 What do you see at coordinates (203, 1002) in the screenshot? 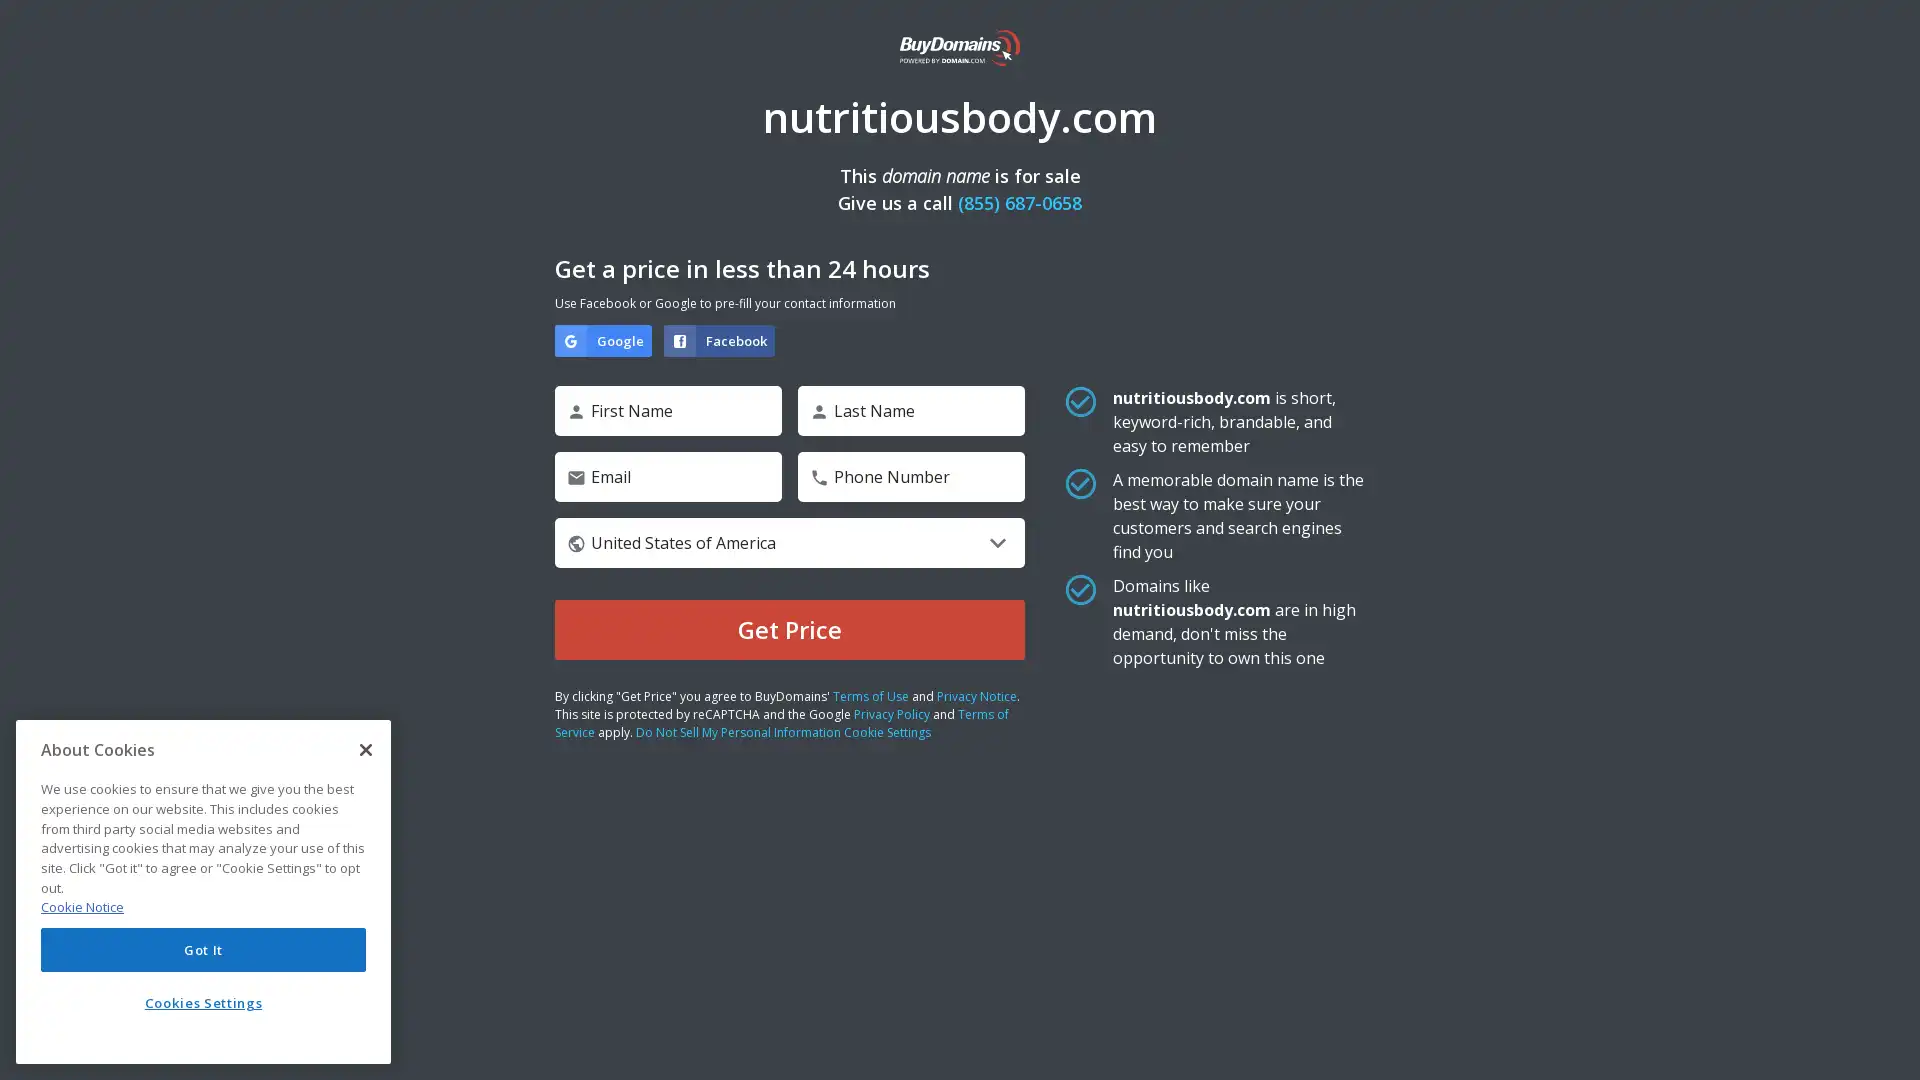
I see `Cookies Settings` at bounding box center [203, 1002].